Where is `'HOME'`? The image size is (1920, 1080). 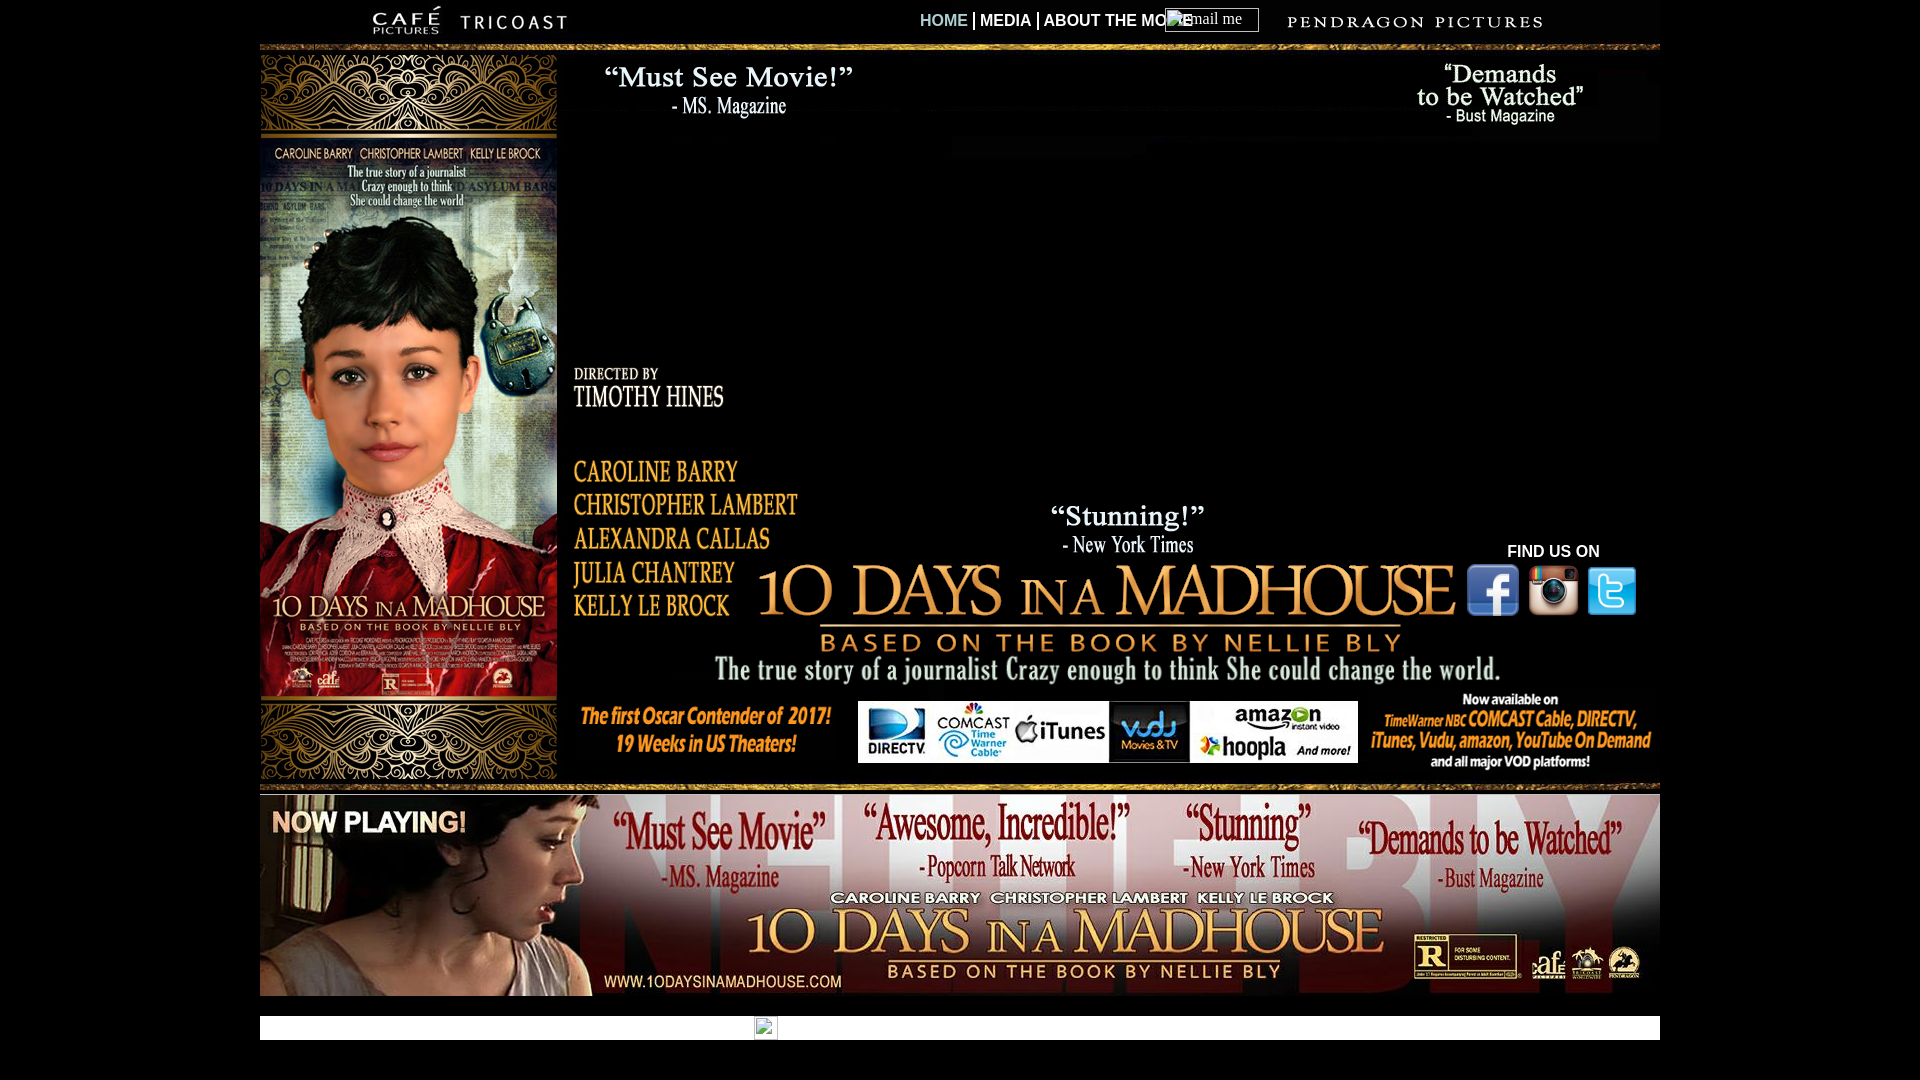 'HOME' is located at coordinates (945, 20).